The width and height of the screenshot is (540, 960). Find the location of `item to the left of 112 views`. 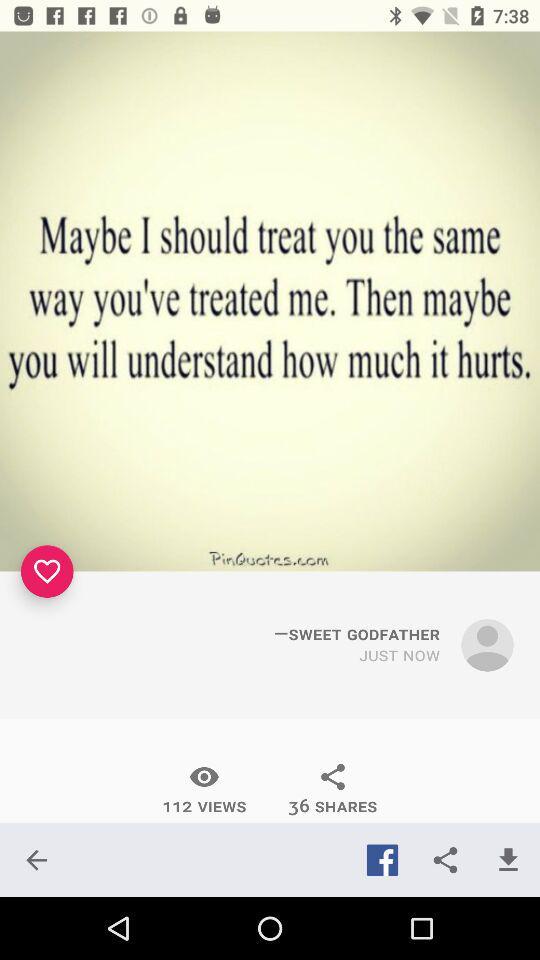

item to the left of 112 views is located at coordinates (36, 859).